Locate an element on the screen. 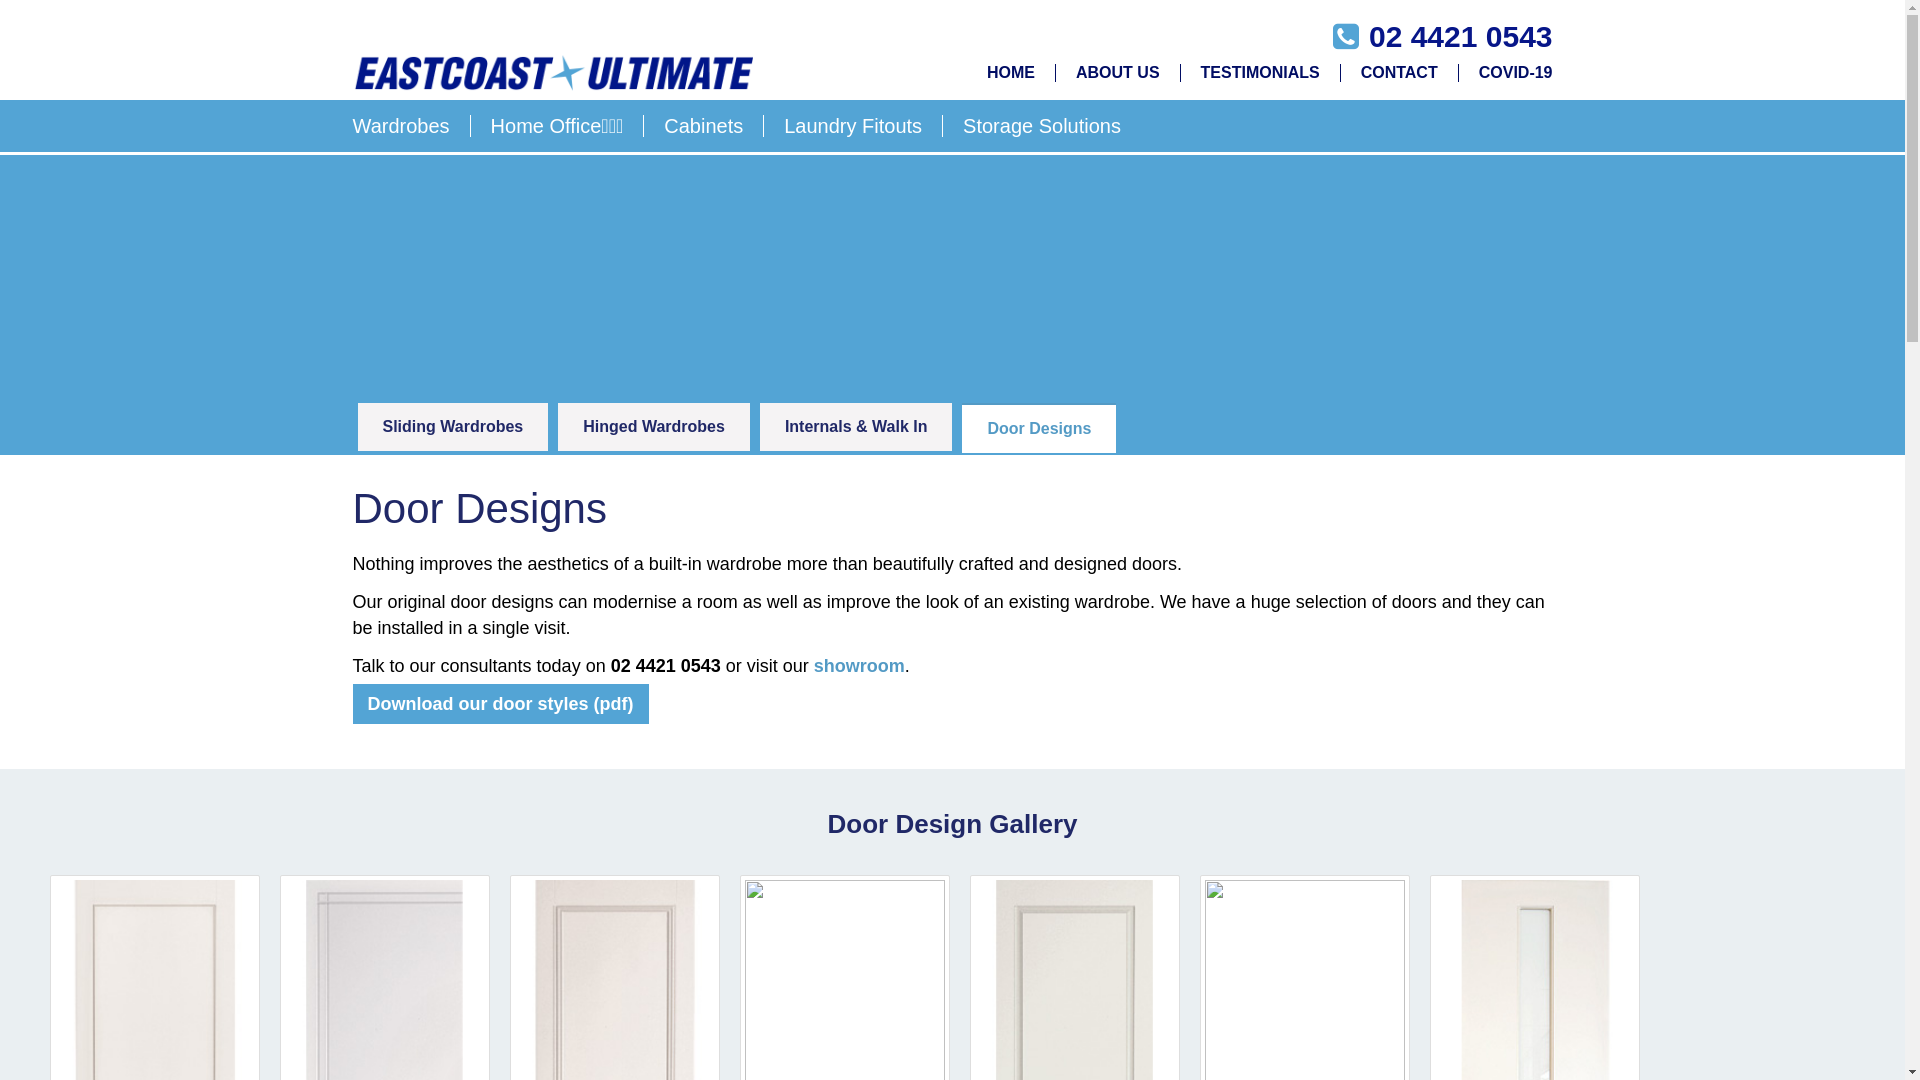 The width and height of the screenshot is (1920, 1080). 'ABOUT US' is located at coordinates (1117, 72).